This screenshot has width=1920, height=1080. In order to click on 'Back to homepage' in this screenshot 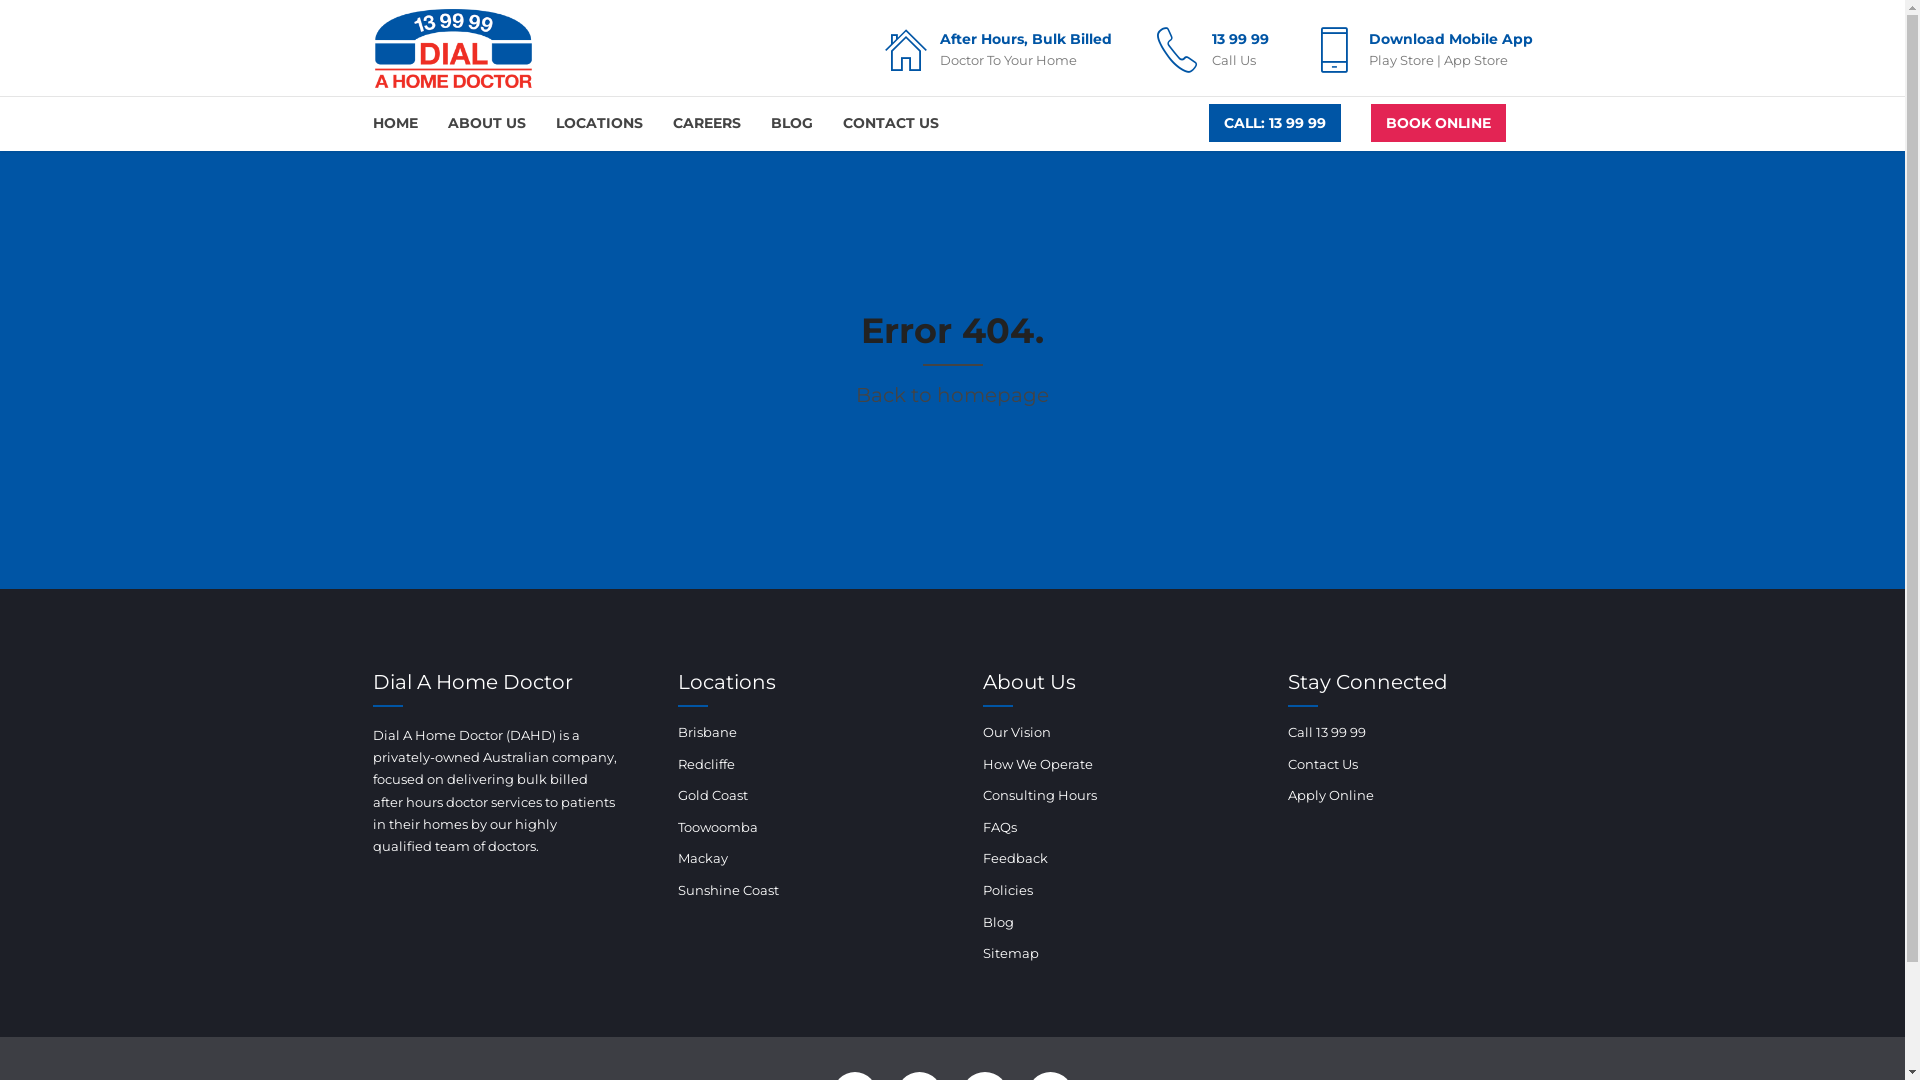, I will do `click(951, 395)`.